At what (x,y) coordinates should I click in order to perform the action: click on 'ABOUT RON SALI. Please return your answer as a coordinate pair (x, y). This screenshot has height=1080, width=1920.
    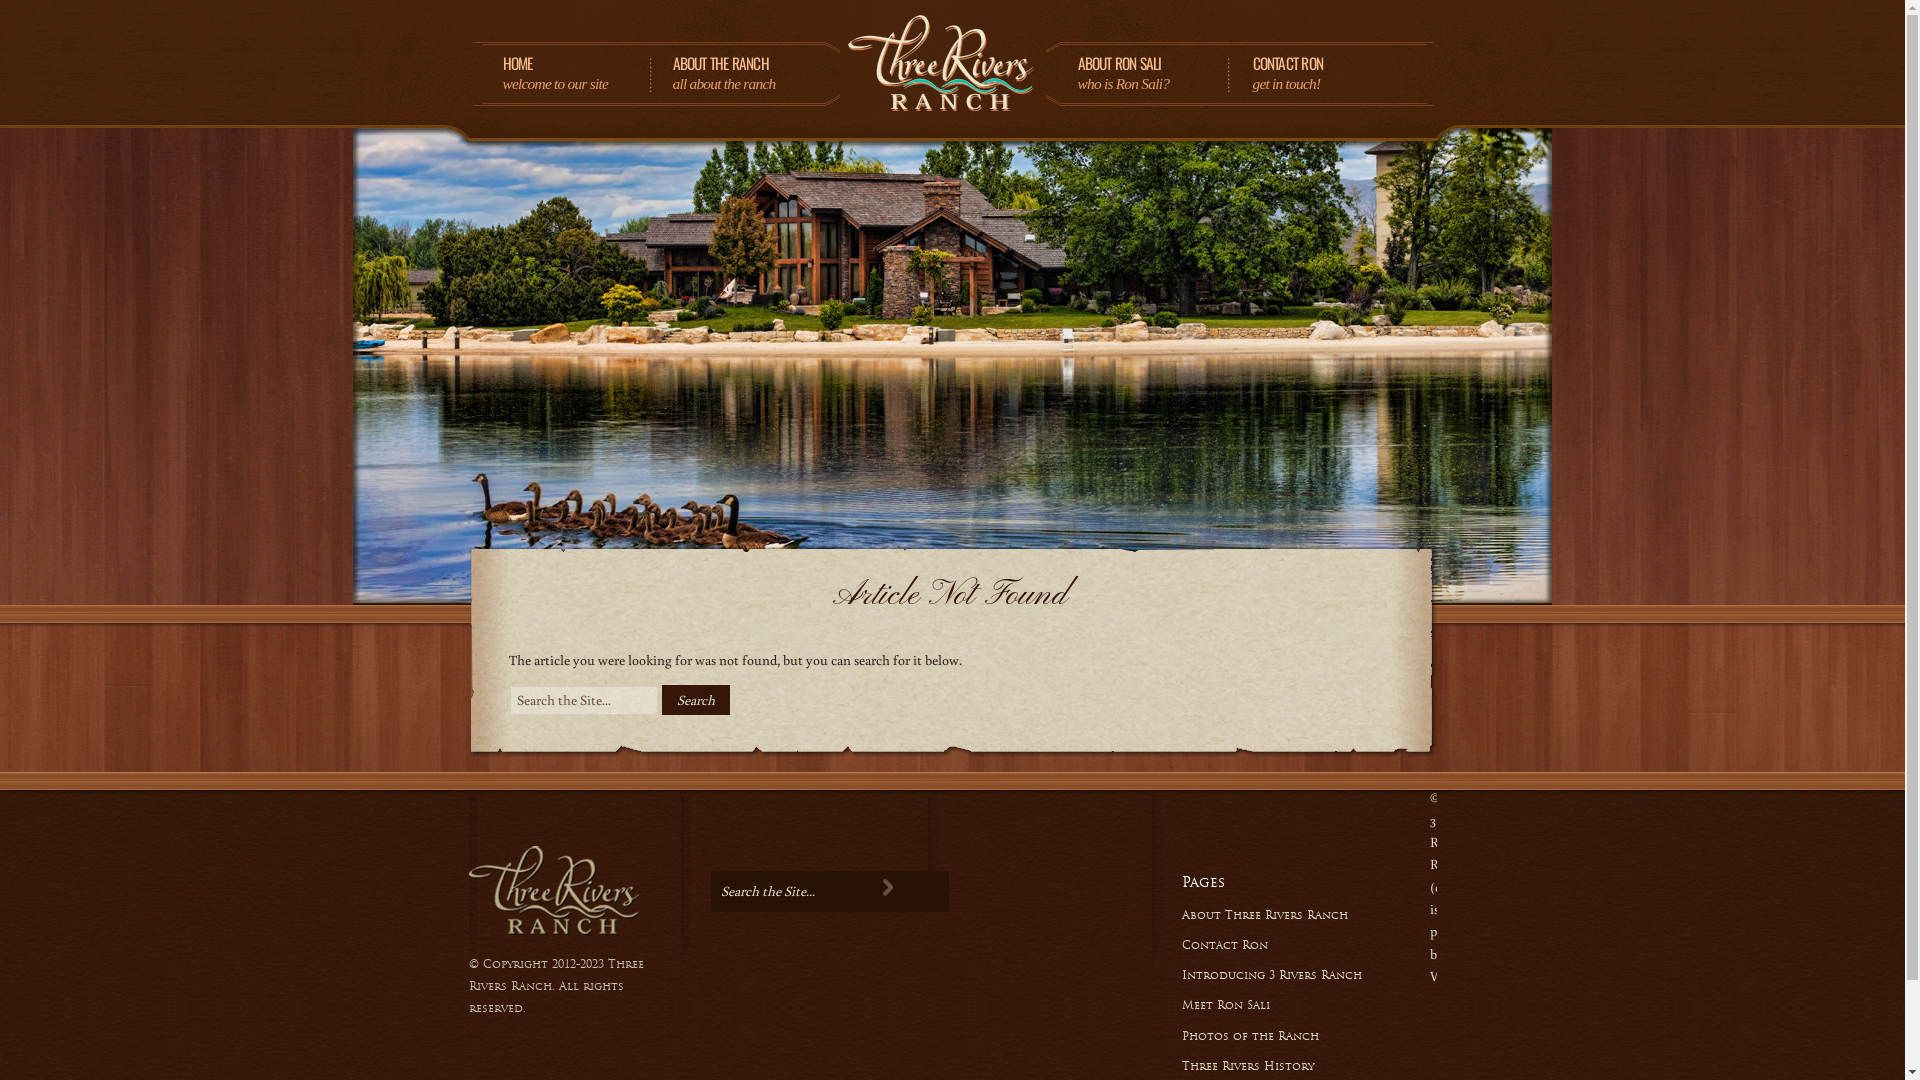
    Looking at the image, I should click on (1145, 72).